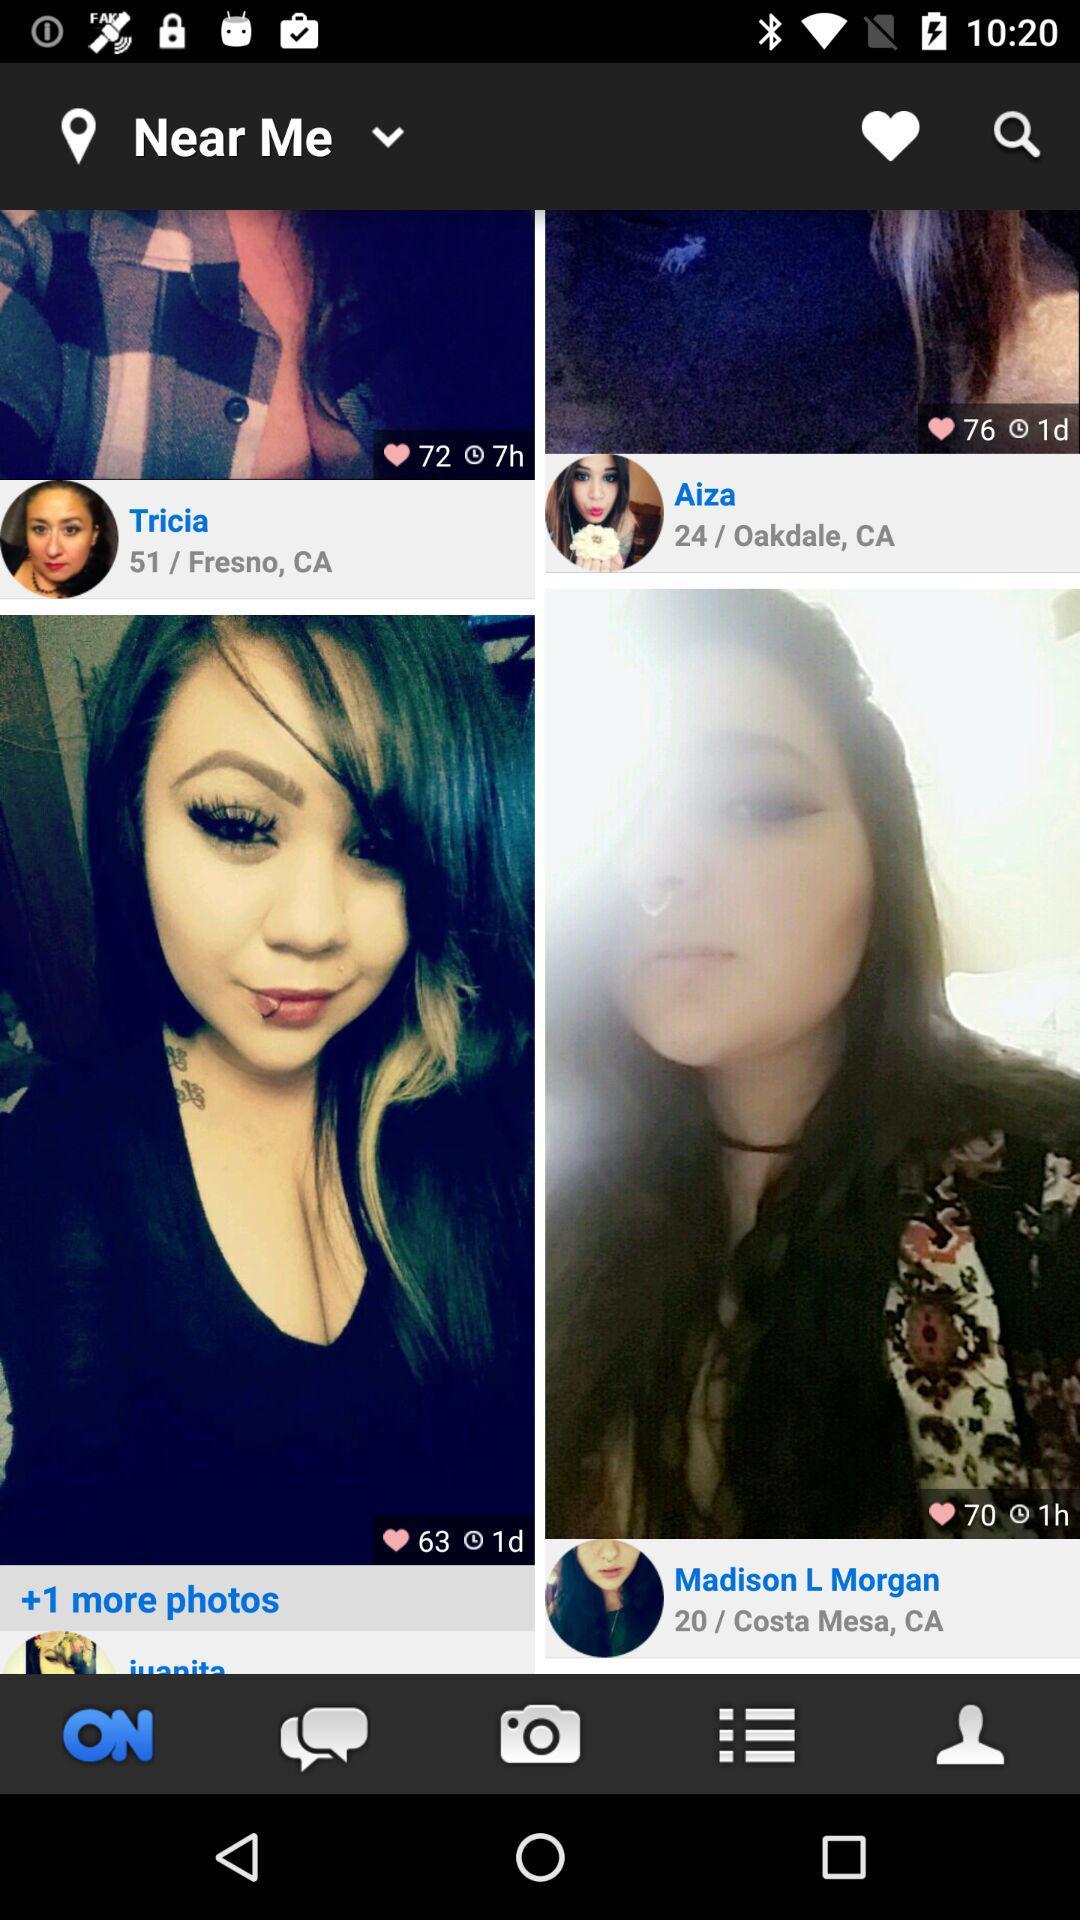 The width and height of the screenshot is (1080, 1920). I want to click on personal link, so click(603, 513).